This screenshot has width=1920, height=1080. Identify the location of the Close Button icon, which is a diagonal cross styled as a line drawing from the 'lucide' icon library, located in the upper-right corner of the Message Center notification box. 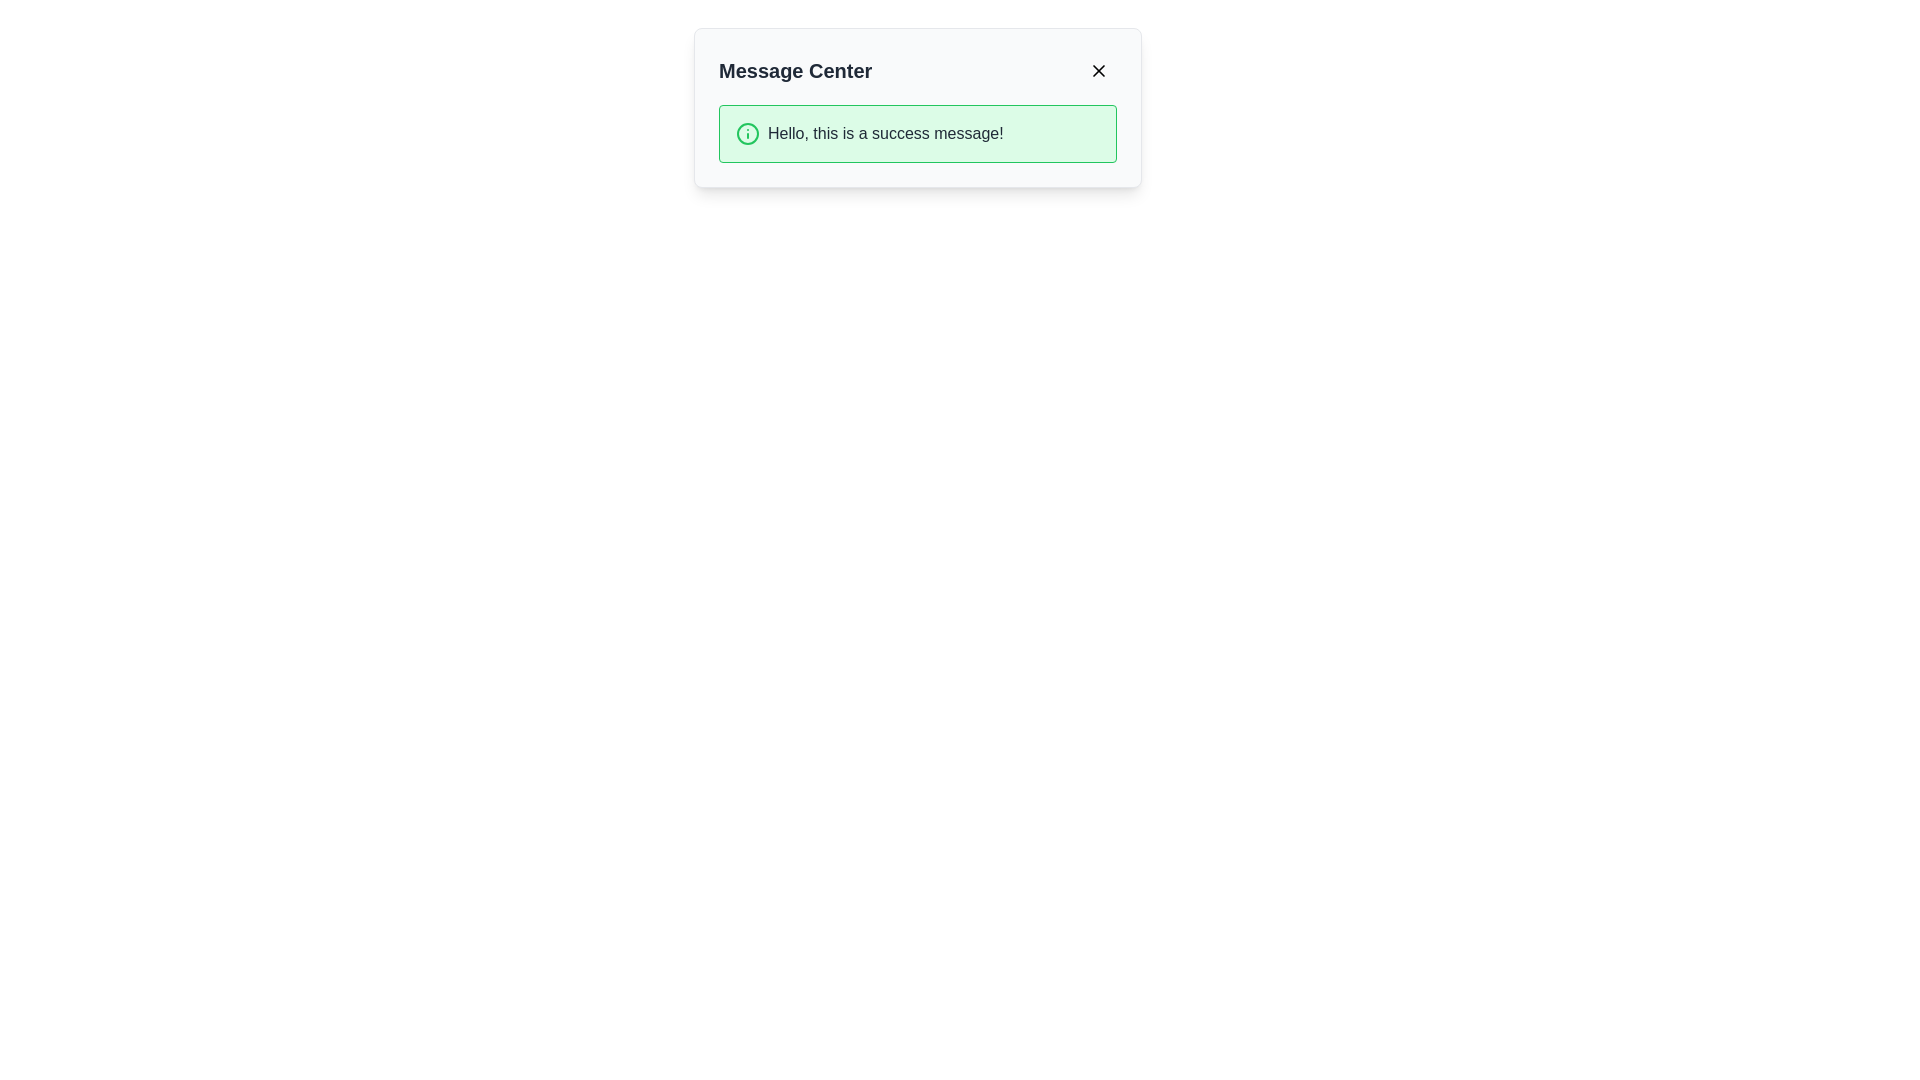
(1098, 69).